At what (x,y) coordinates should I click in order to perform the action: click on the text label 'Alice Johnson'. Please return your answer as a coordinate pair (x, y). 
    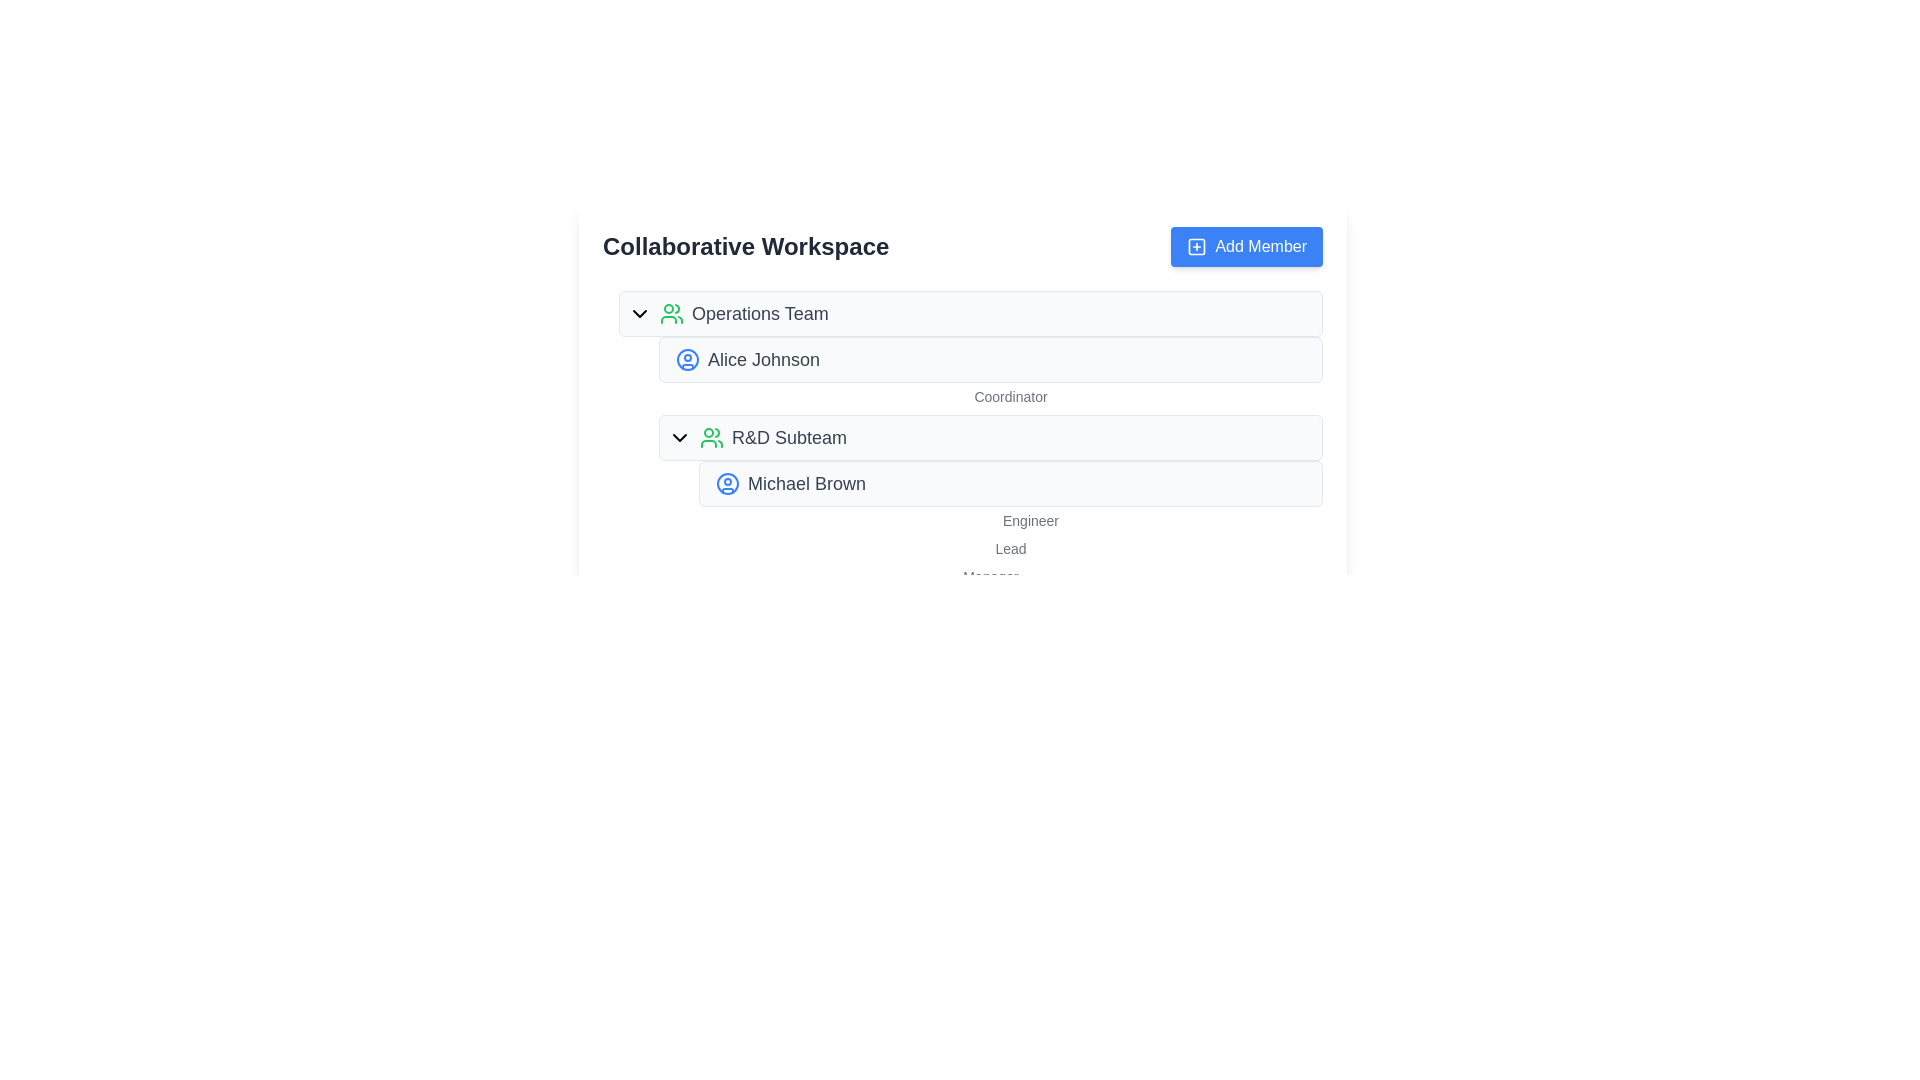
    Looking at the image, I should click on (762, 358).